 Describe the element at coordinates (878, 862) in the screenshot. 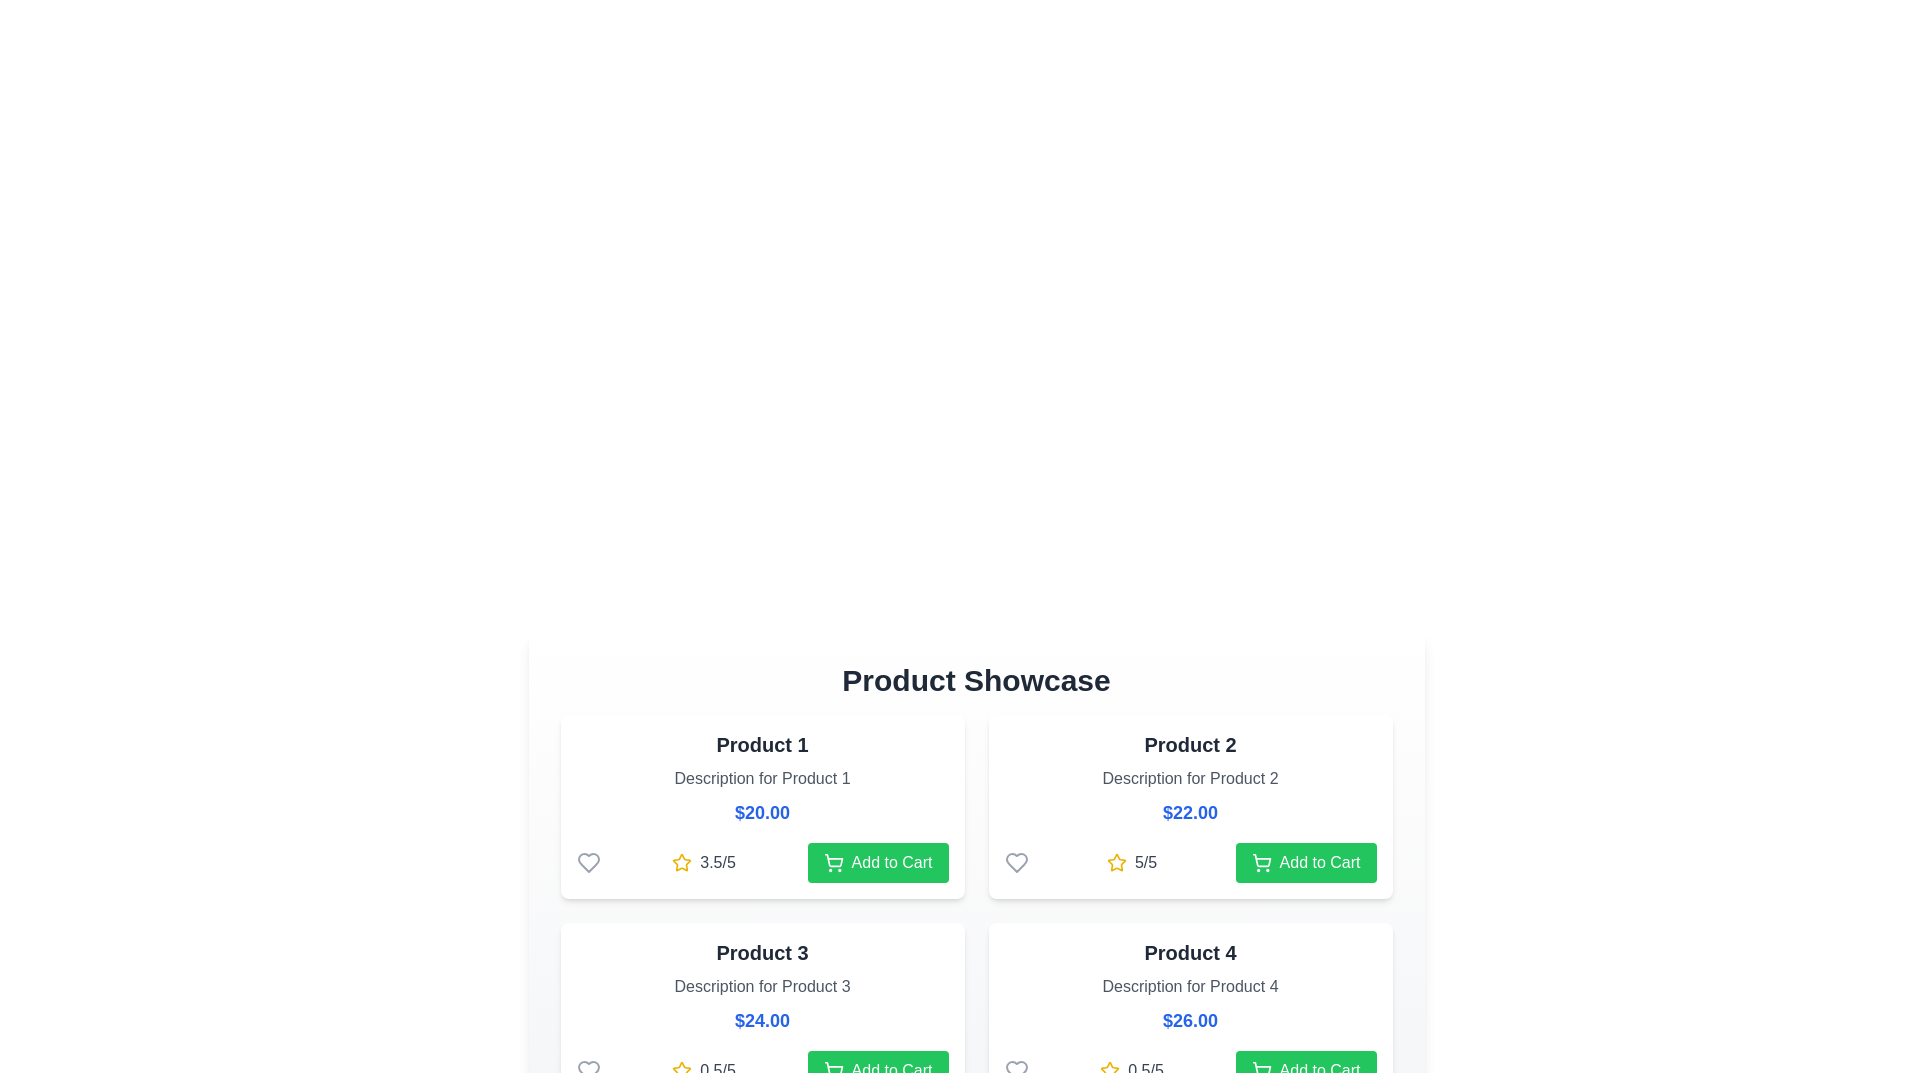

I see `the 'Add to Cart' button with a green background and white text located at the bottom-right corner of the 'Product 1' card` at that location.